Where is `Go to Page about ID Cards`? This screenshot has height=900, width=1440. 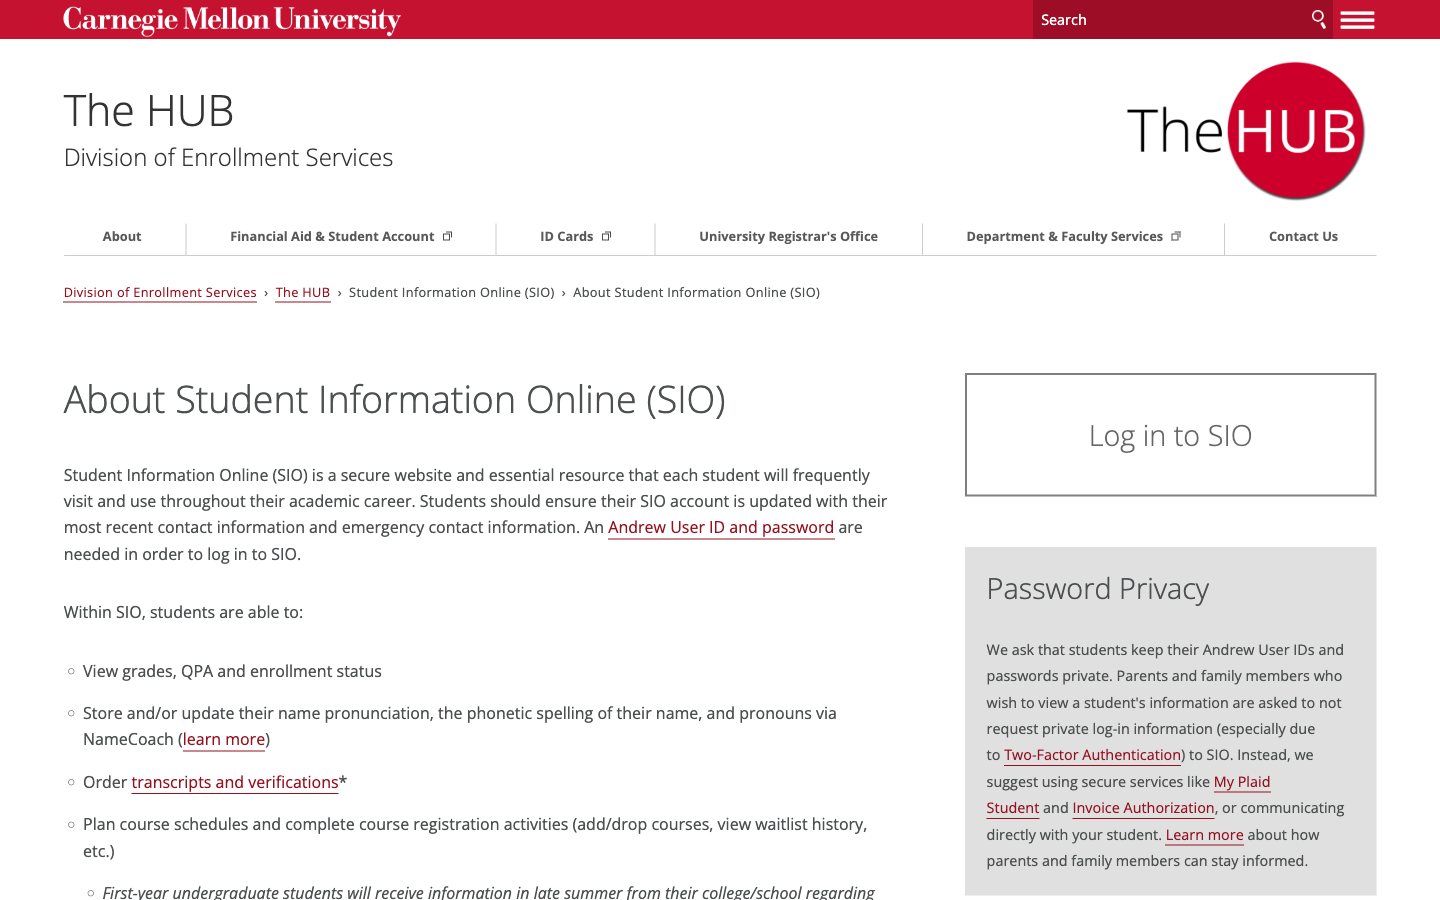 Go to Page about ID Cards is located at coordinates (584, 235).